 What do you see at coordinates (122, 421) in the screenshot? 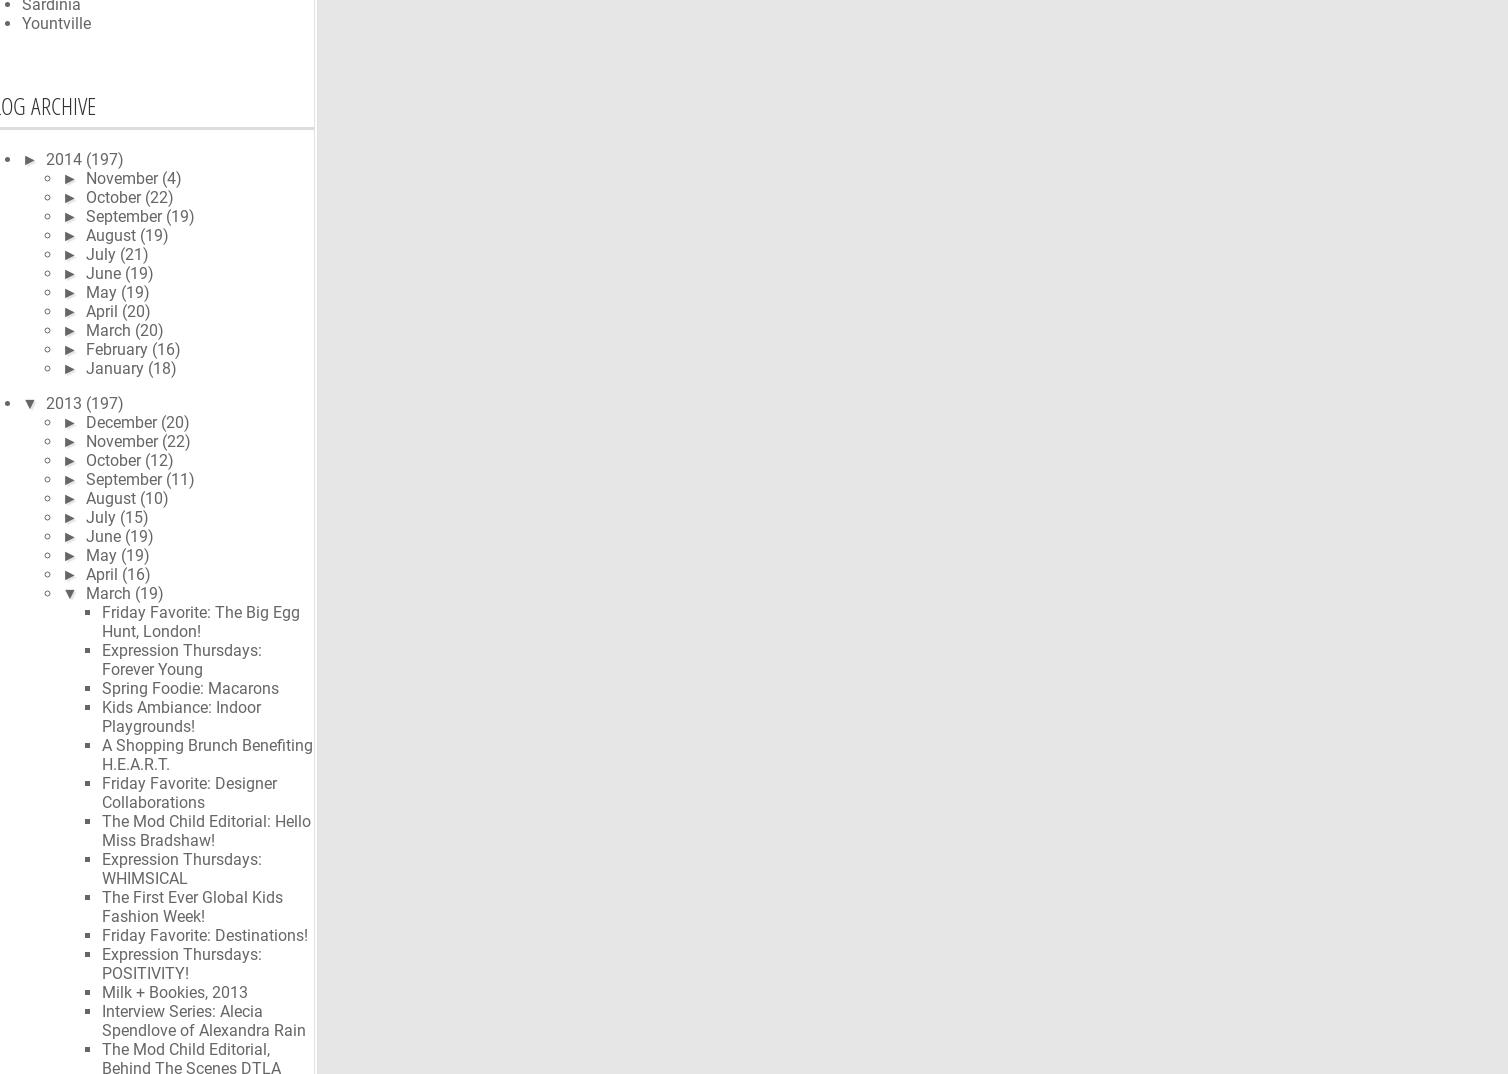
I see `'December'` at bounding box center [122, 421].